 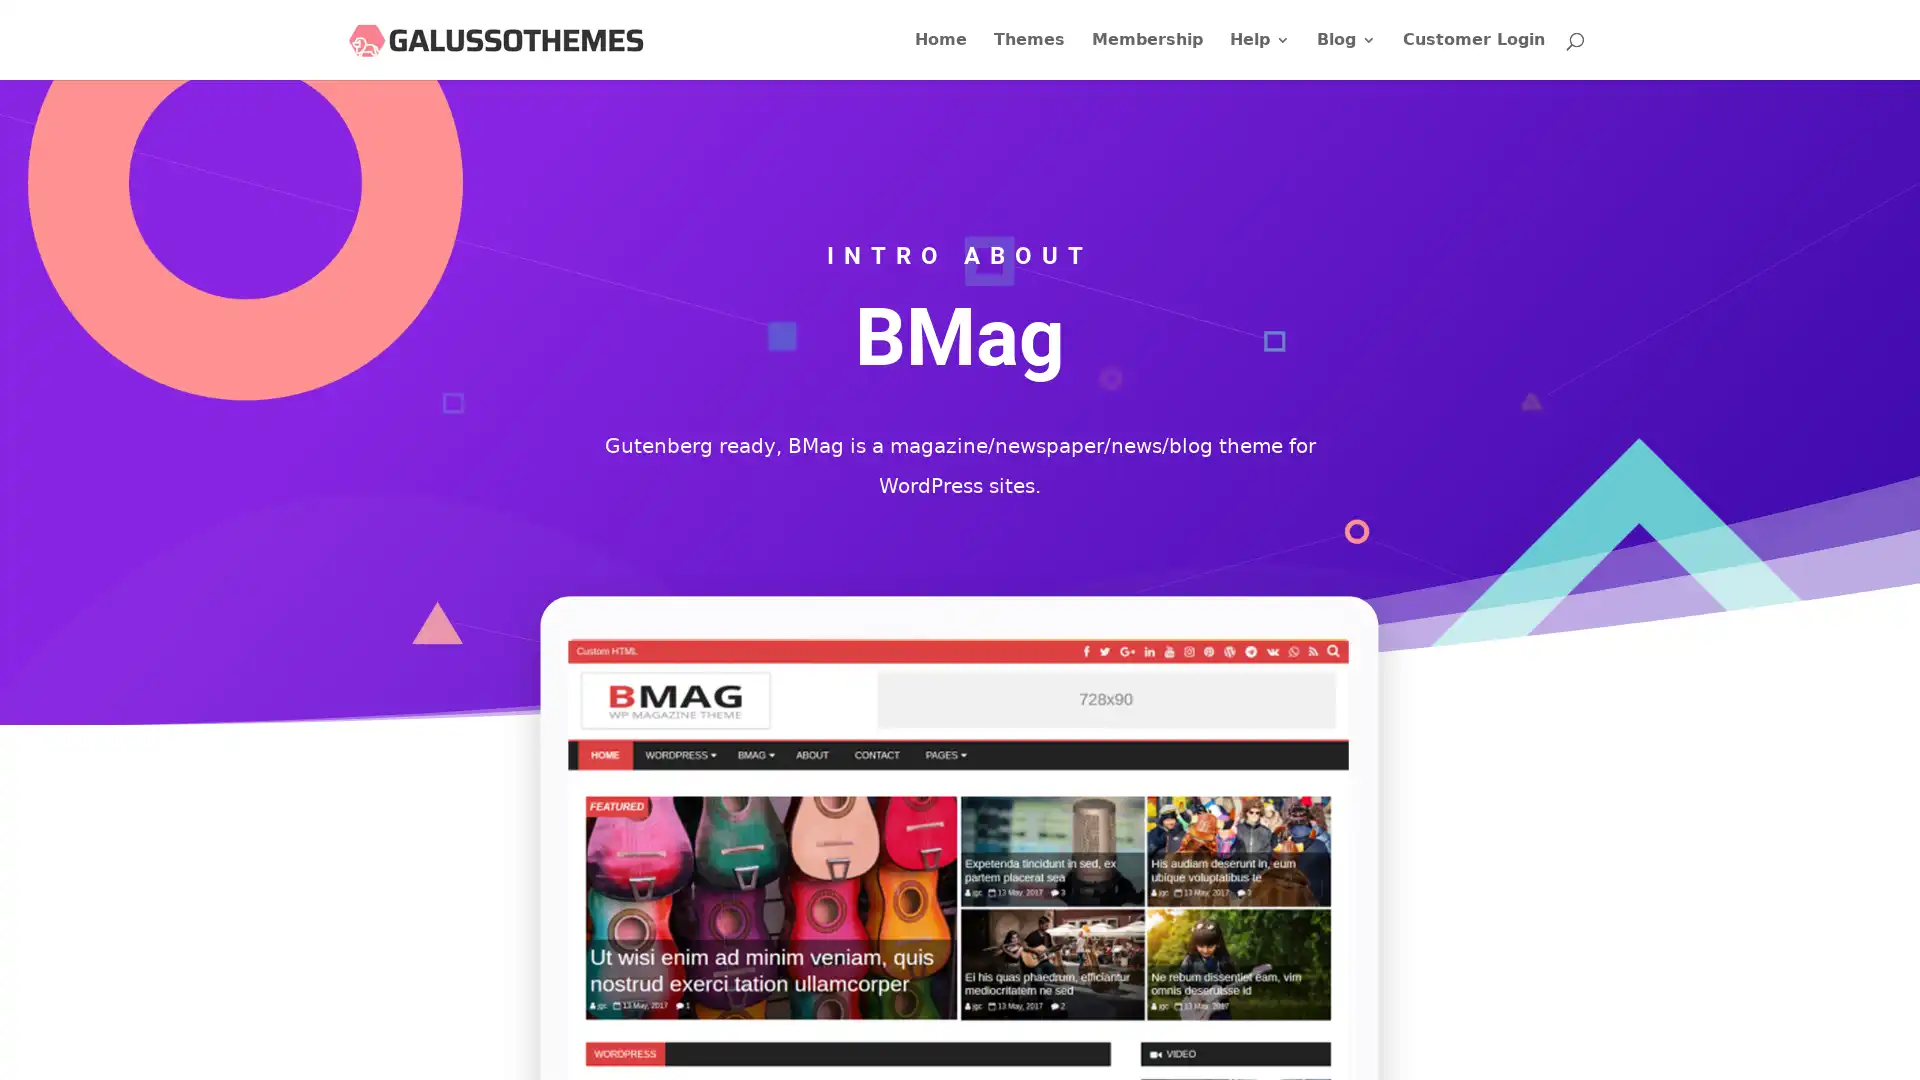 I want to click on Question with product?, so click(x=1769, y=1034).